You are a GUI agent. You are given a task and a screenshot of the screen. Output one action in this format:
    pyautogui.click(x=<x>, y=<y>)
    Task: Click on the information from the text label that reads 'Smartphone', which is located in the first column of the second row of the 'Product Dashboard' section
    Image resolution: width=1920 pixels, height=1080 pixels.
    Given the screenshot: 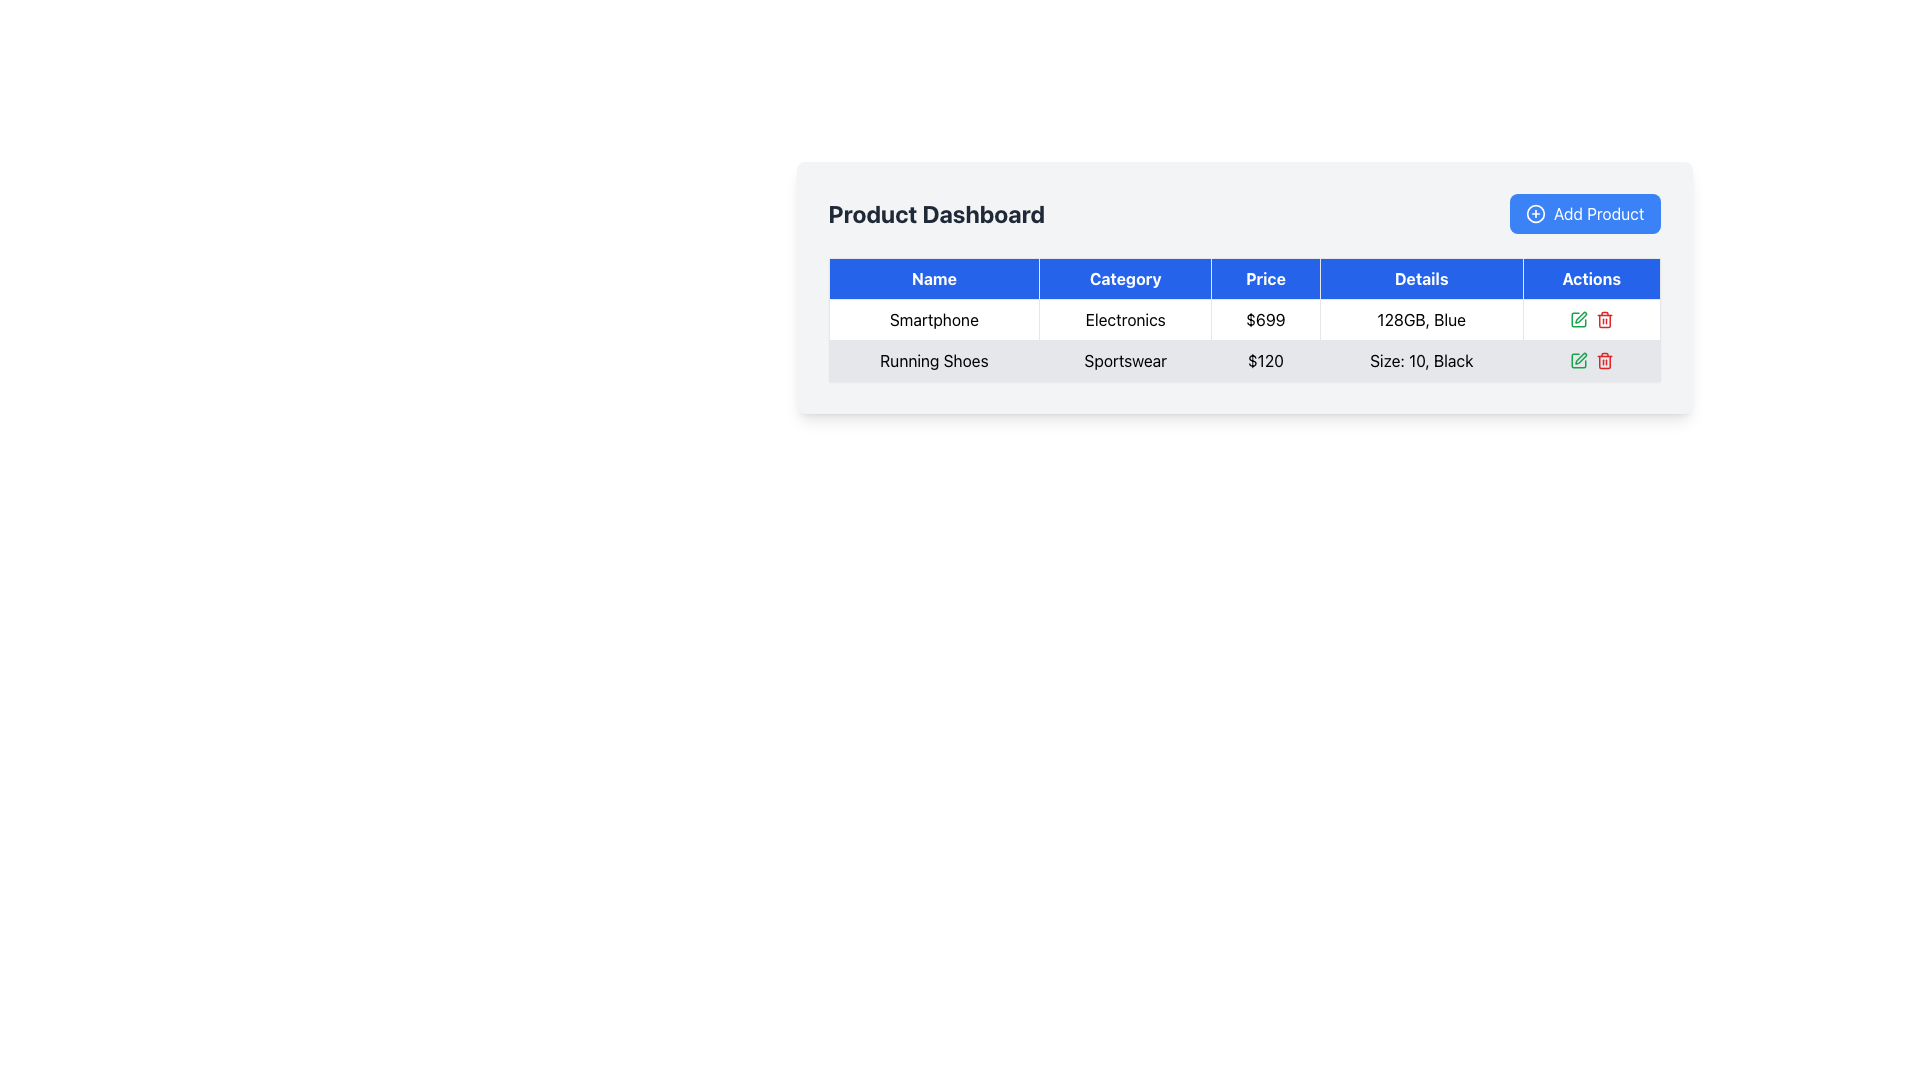 What is the action you would take?
    pyautogui.click(x=933, y=319)
    